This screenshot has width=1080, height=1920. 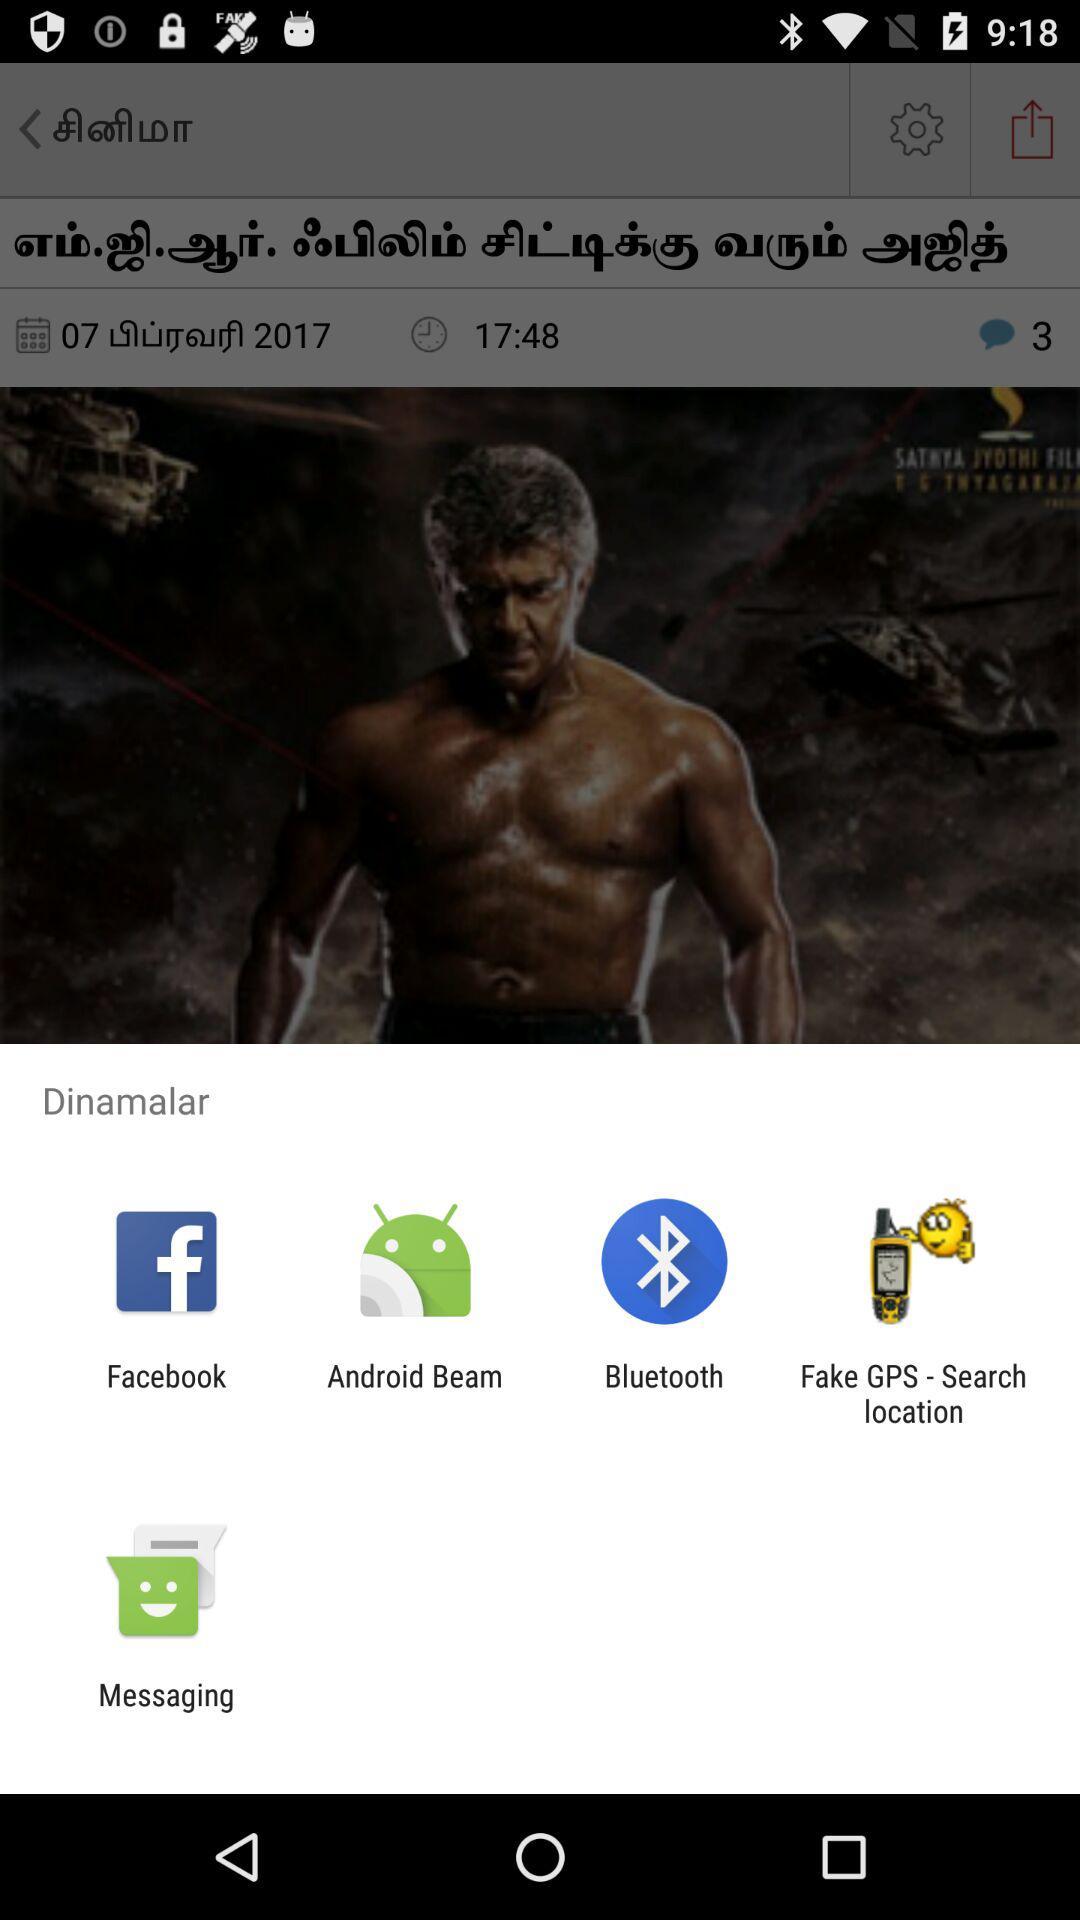 What do you see at coordinates (664, 1392) in the screenshot?
I see `the icon next to the fake gps search icon` at bounding box center [664, 1392].